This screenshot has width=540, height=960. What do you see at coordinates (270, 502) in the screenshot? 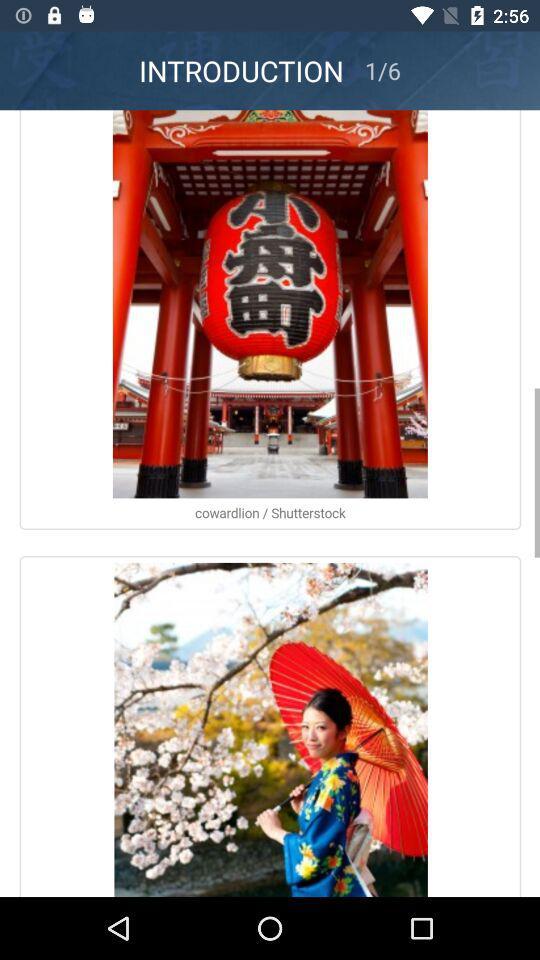
I see `open pictures` at bounding box center [270, 502].